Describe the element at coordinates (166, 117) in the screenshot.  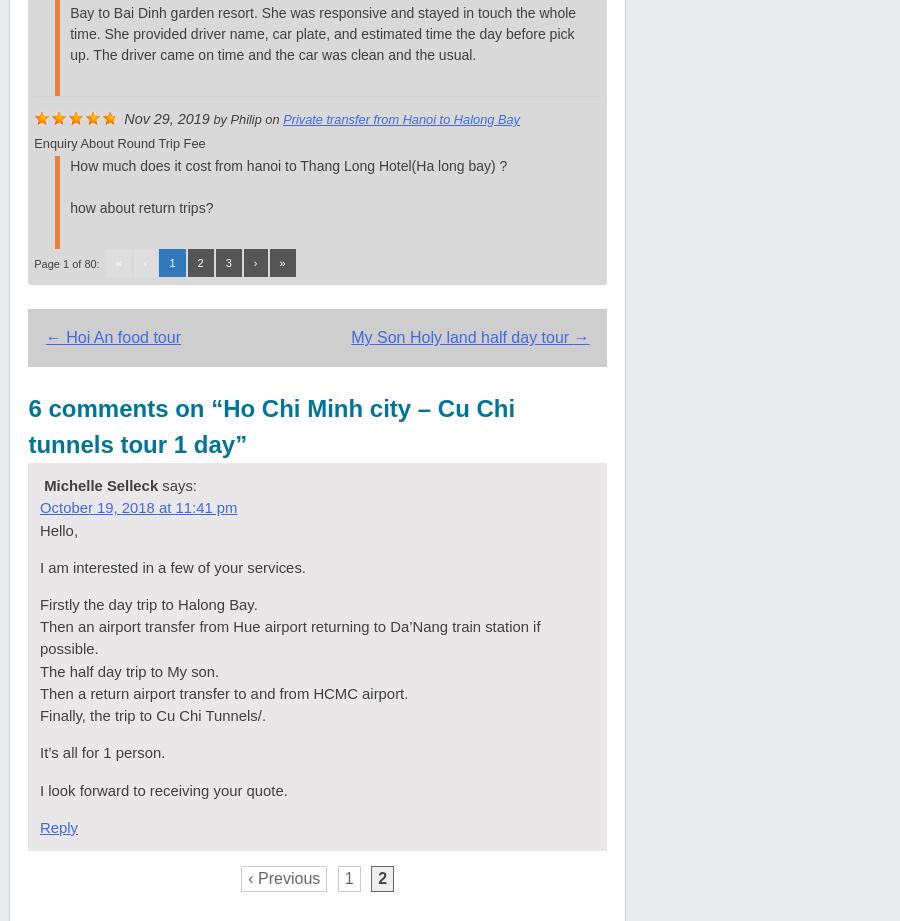
I see `'Nov 29, 2019'` at that location.